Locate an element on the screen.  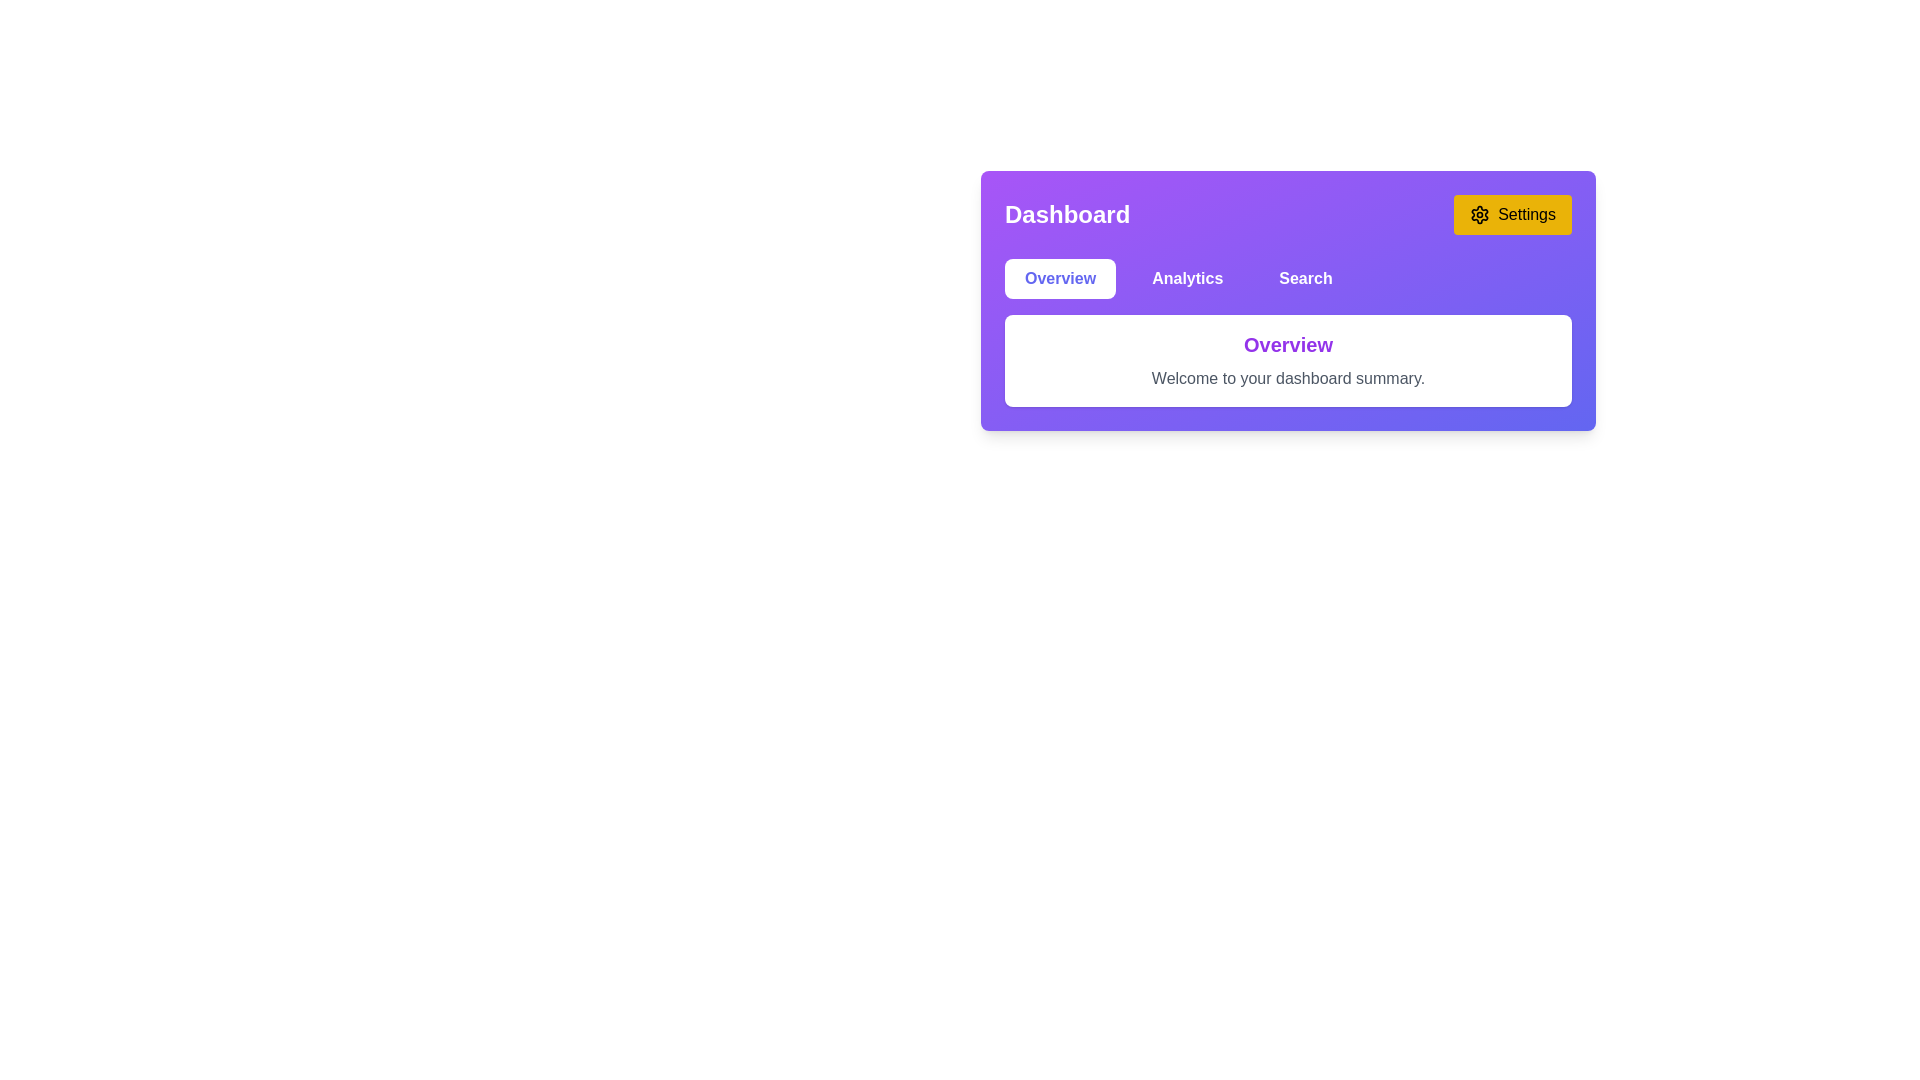
the gear icon located at the top-right corner of the dashboard interface is located at coordinates (1480, 215).